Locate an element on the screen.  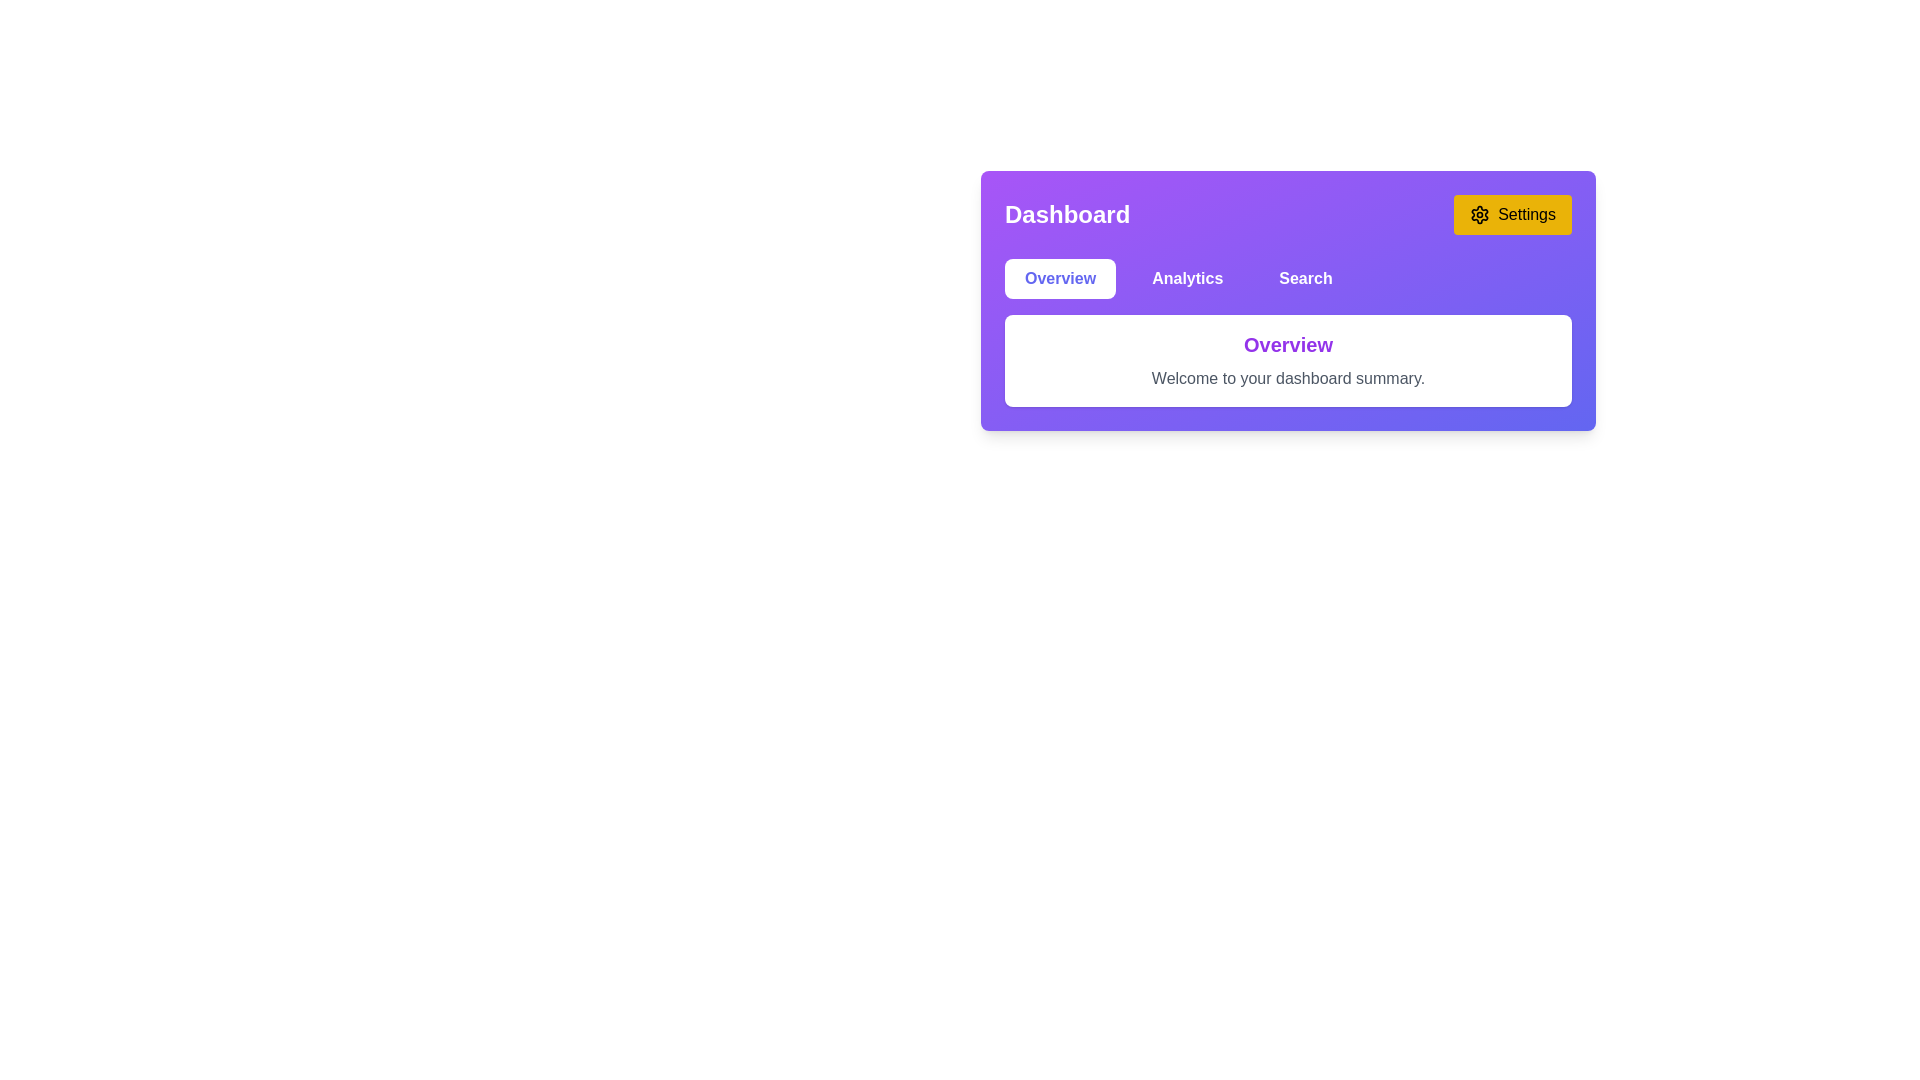
the gear icon located at the top-right corner of the dashboard interface is located at coordinates (1480, 215).